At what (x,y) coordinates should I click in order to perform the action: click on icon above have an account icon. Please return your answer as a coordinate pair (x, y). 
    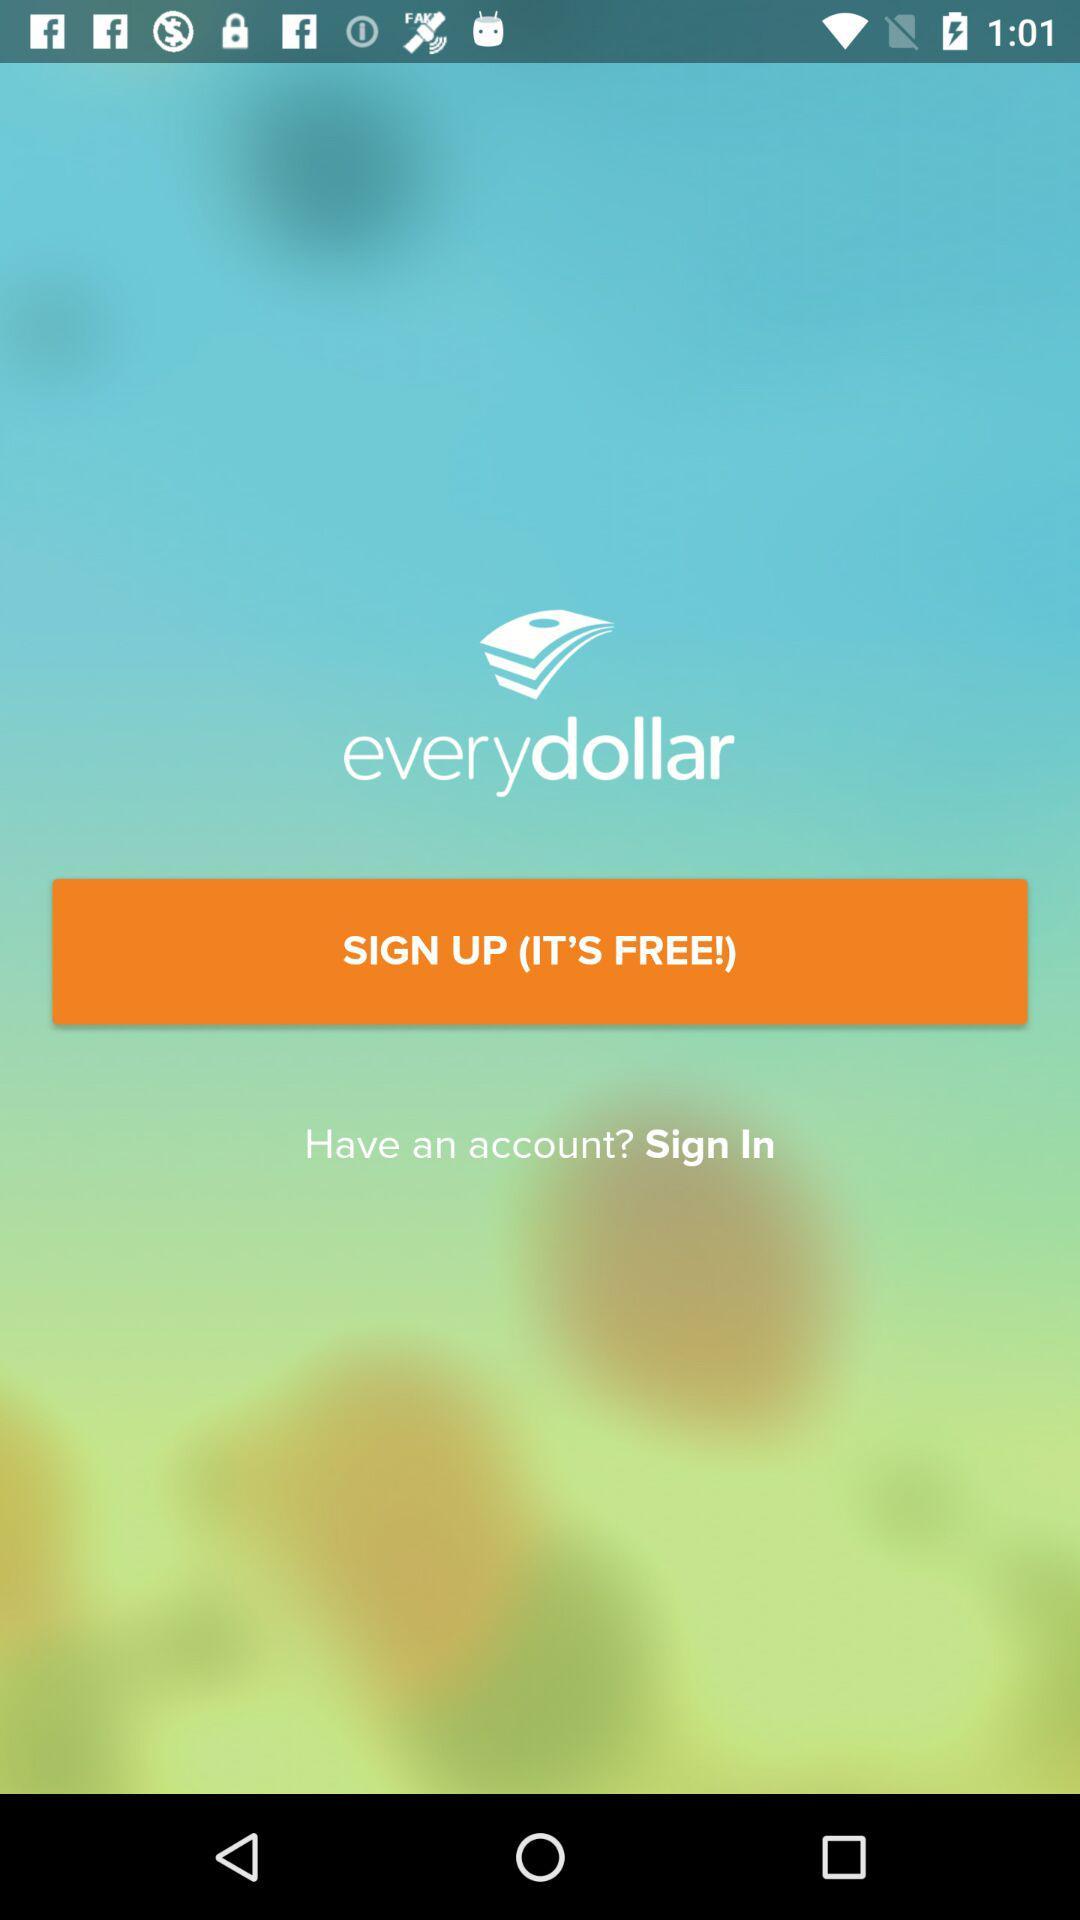
    Looking at the image, I should click on (540, 950).